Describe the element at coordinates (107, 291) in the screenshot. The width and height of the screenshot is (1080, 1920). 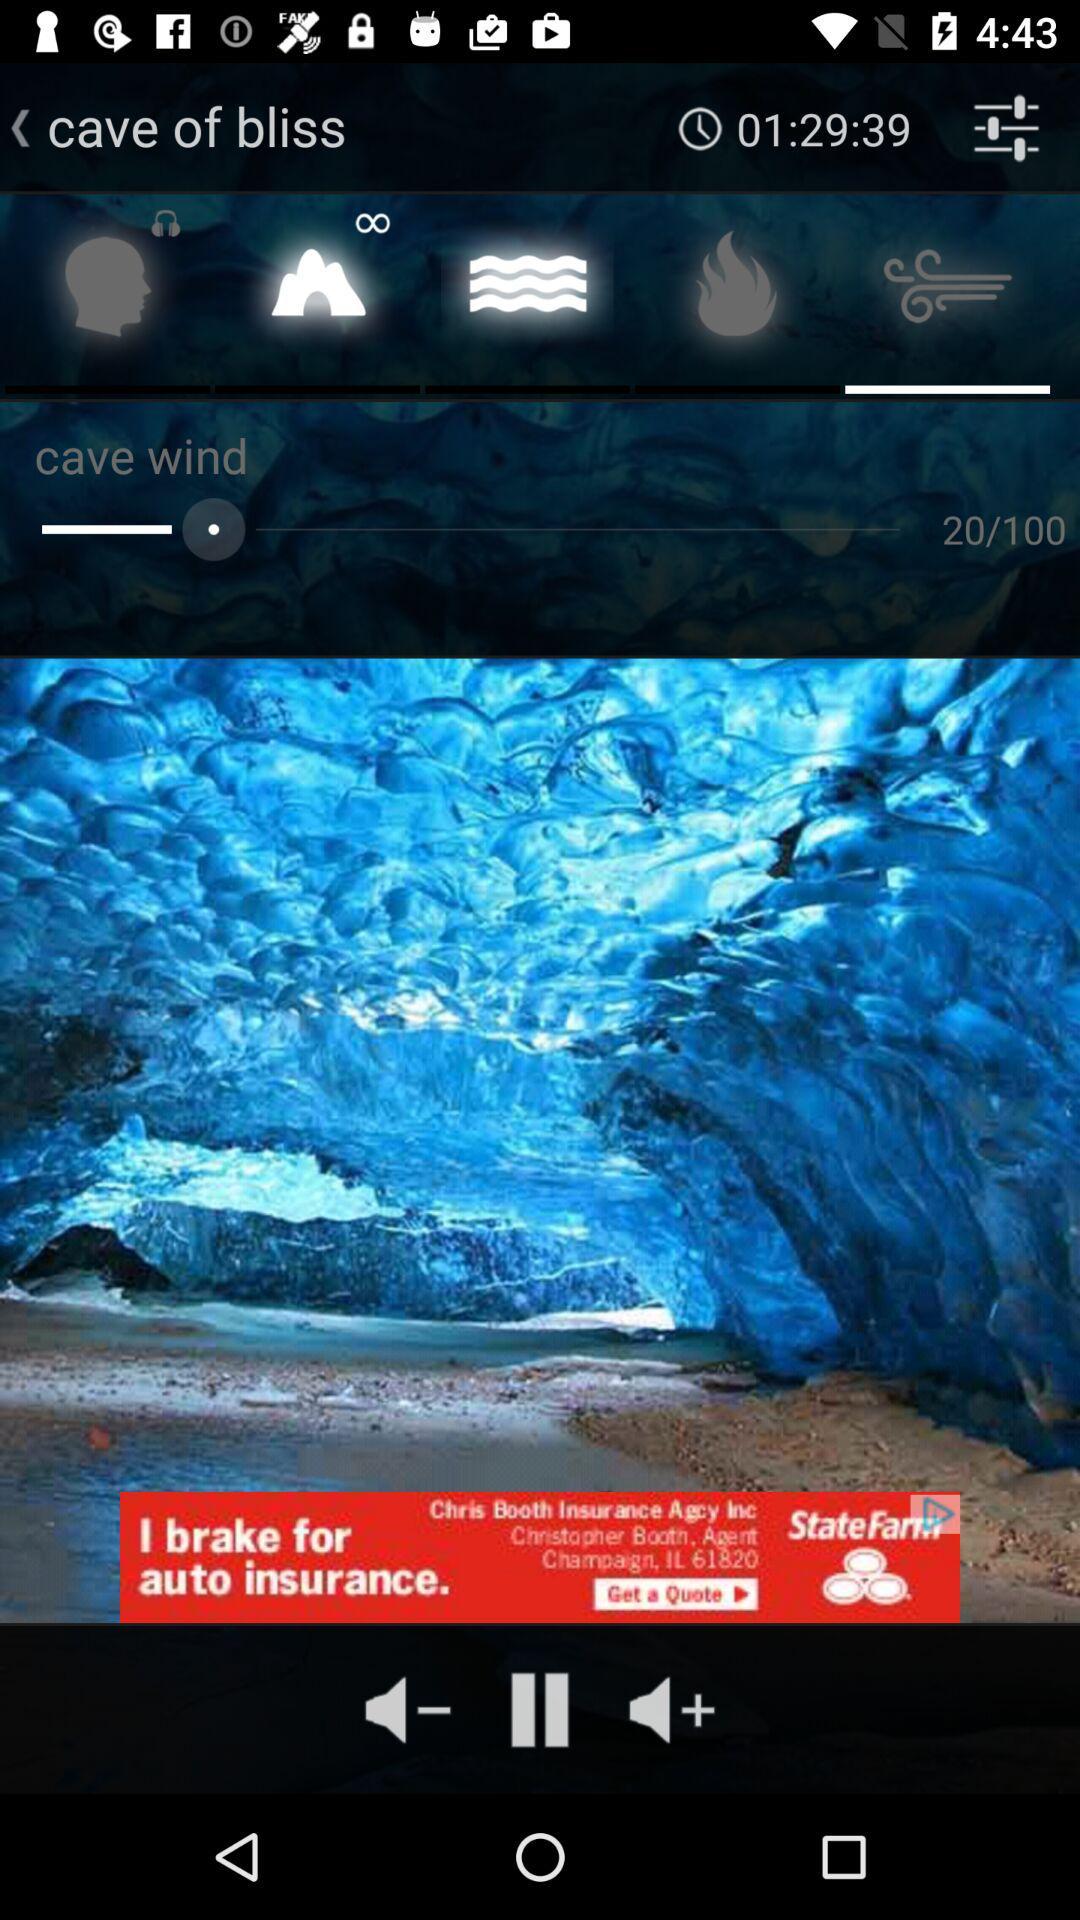
I see `music listening to headphones` at that location.